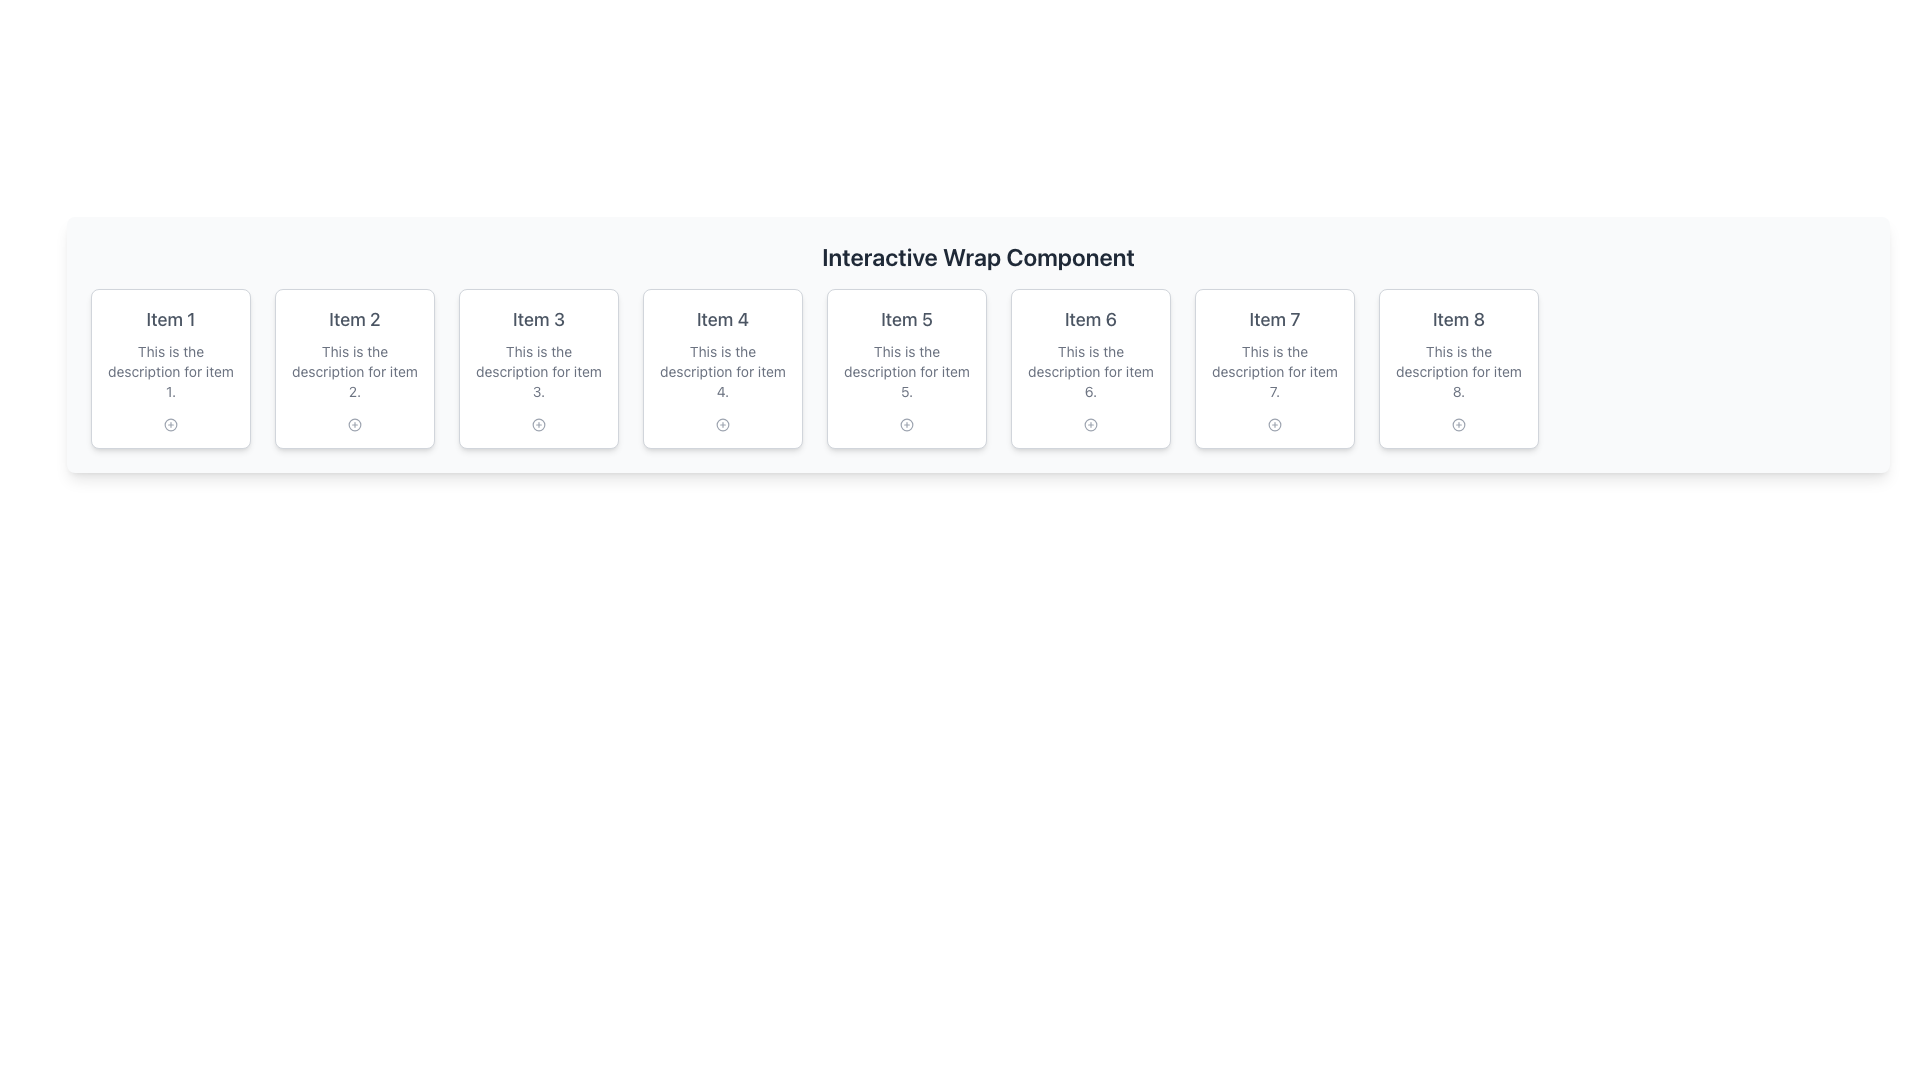  Describe the element at coordinates (1459, 369) in the screenshot. I see `the Interactive card displaying information about 'Item 8', located at the bottom-right corner of the grid layout` at that location.